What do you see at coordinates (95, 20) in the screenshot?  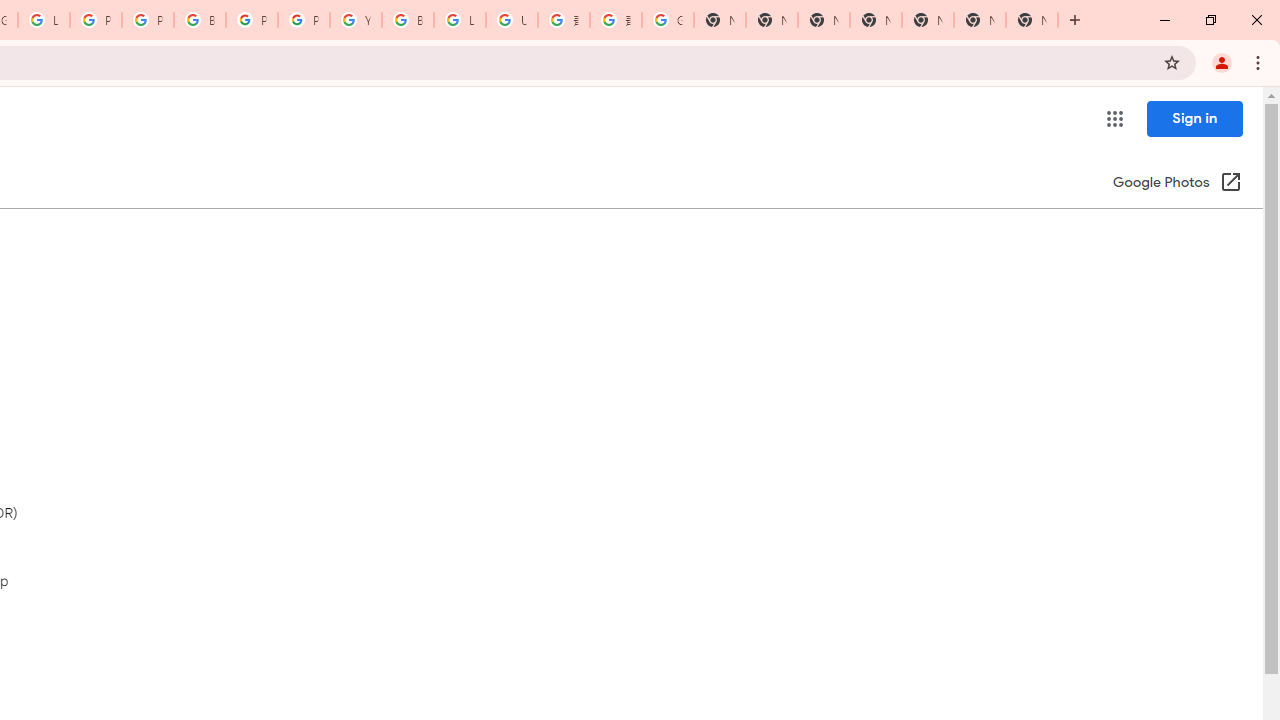 I see `'Privacy Help Center - Policies Help'` at bounding box center [95, 20].